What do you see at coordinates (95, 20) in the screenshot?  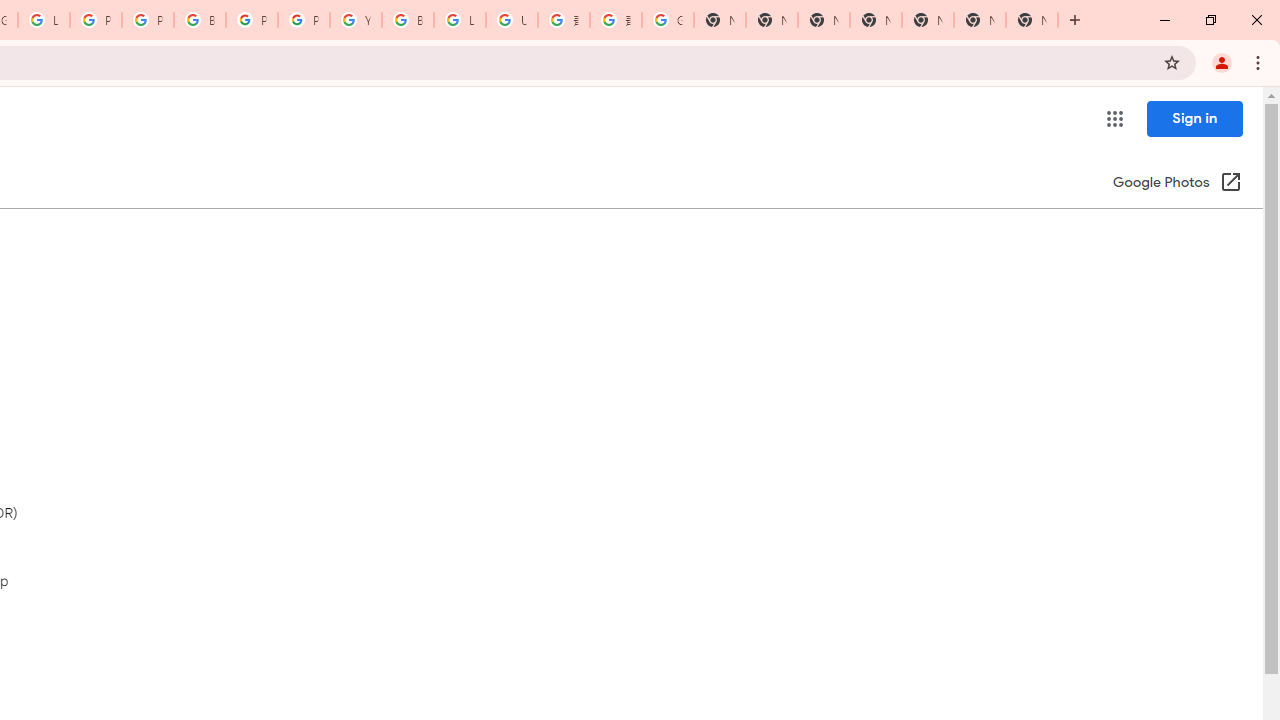 I see `'Privacy Help Center - Policies Help'` at bounding box center [95, 20].